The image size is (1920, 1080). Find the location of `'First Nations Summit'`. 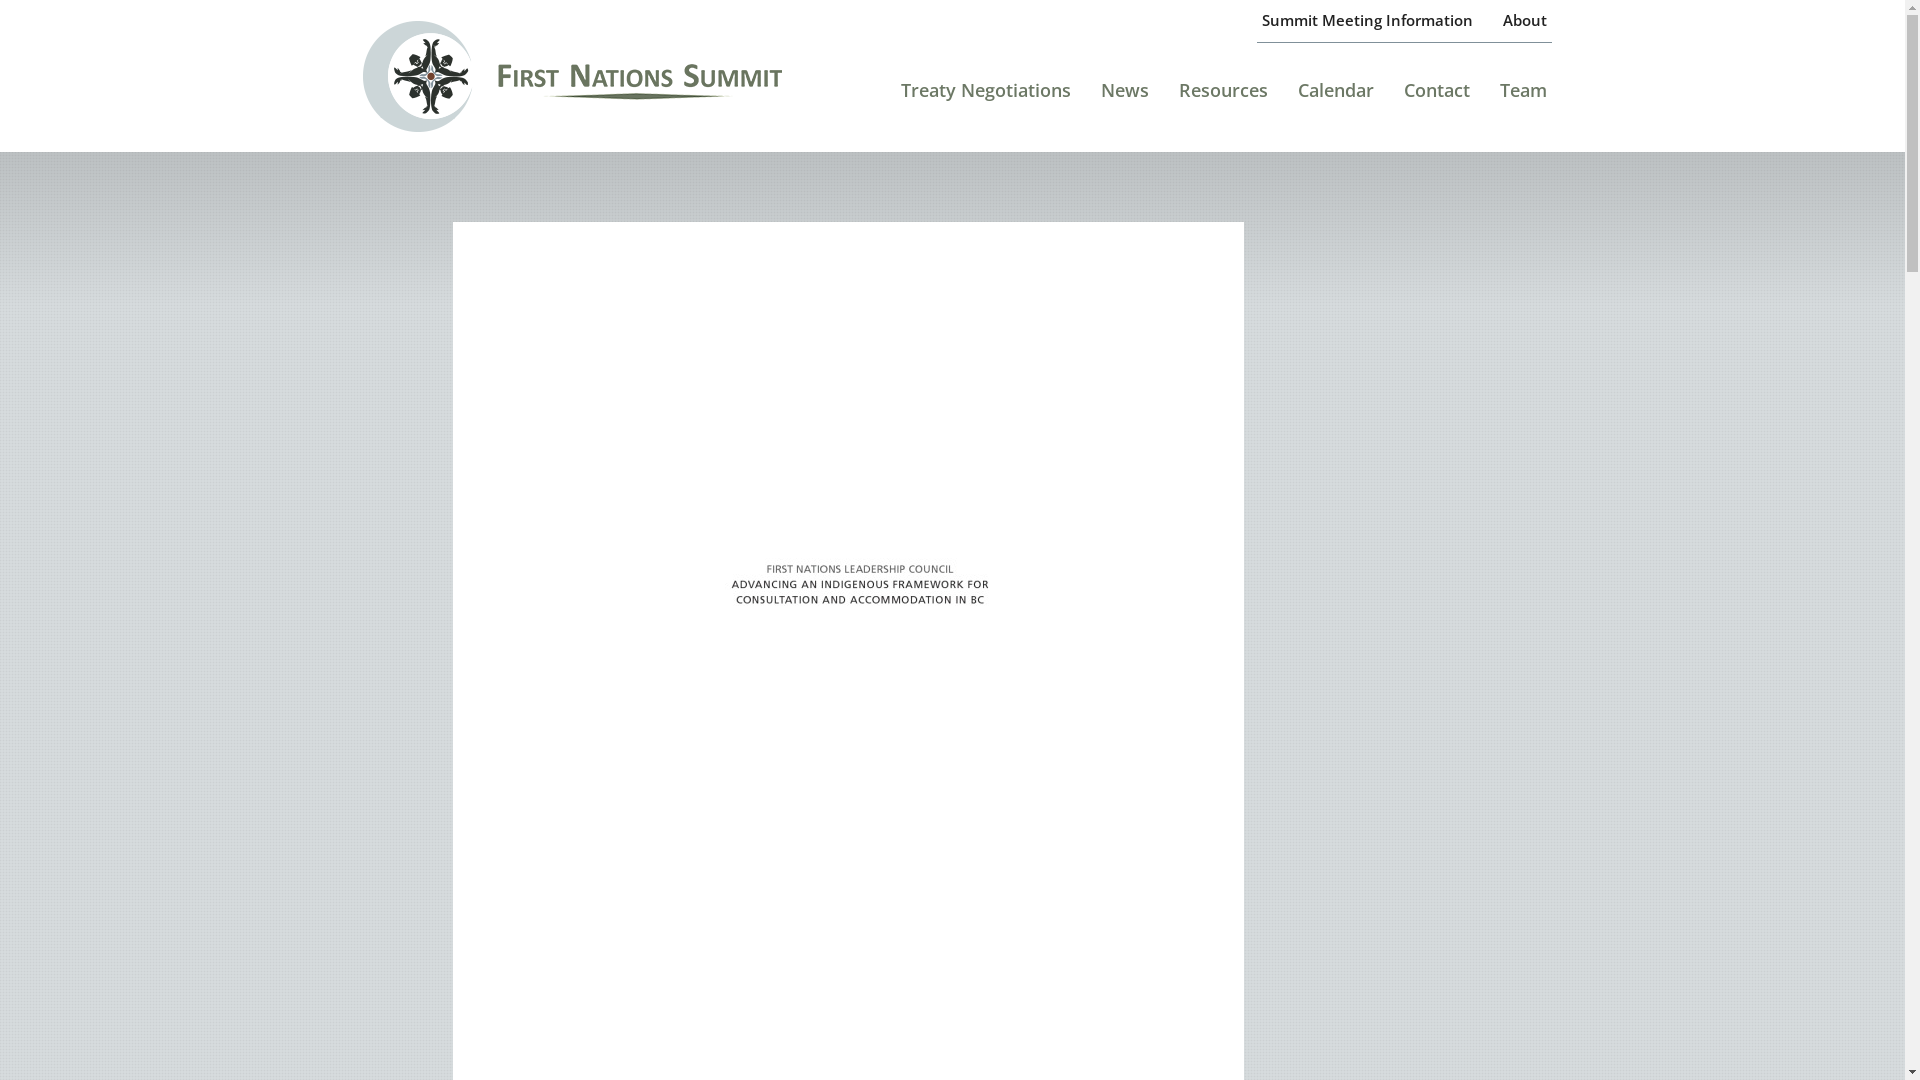

'First Nations Summit' is located at coordinates (600, 74).